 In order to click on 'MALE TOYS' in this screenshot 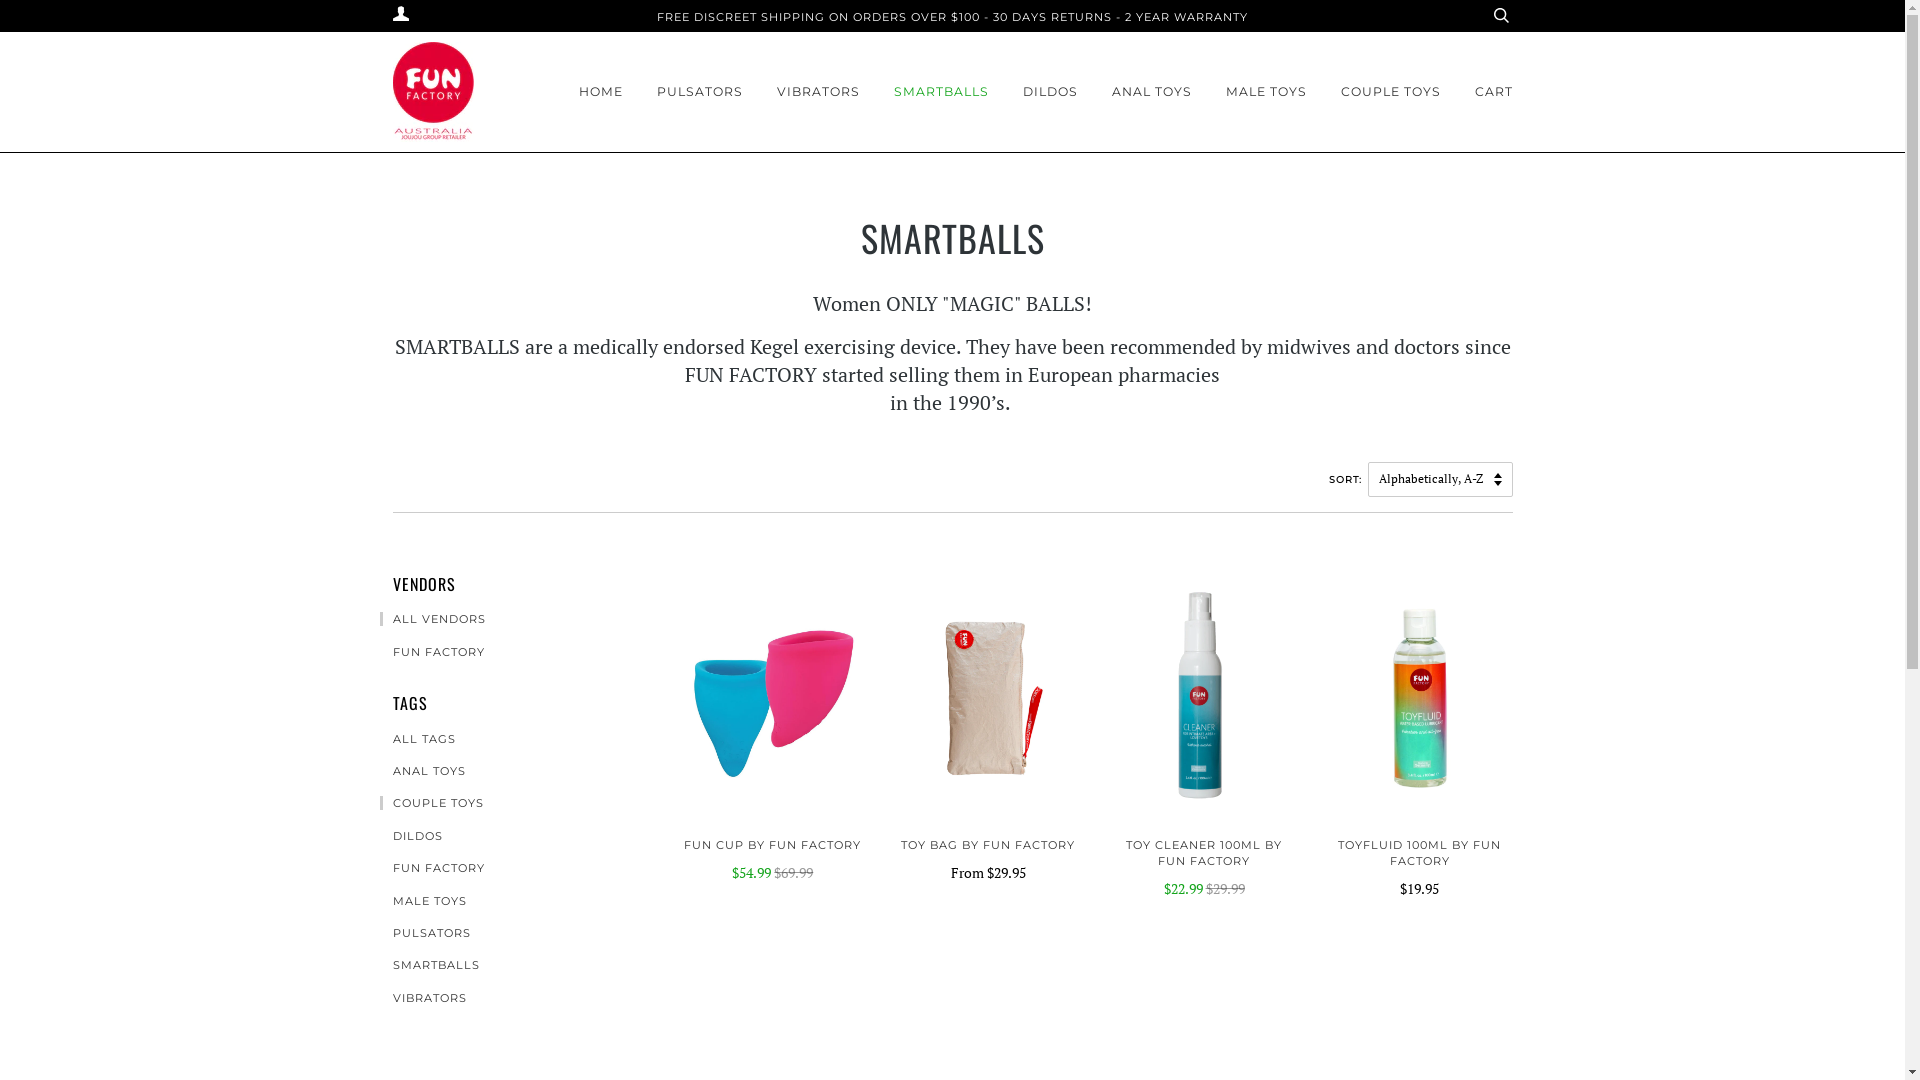, I will do `click(1265, 92)`.